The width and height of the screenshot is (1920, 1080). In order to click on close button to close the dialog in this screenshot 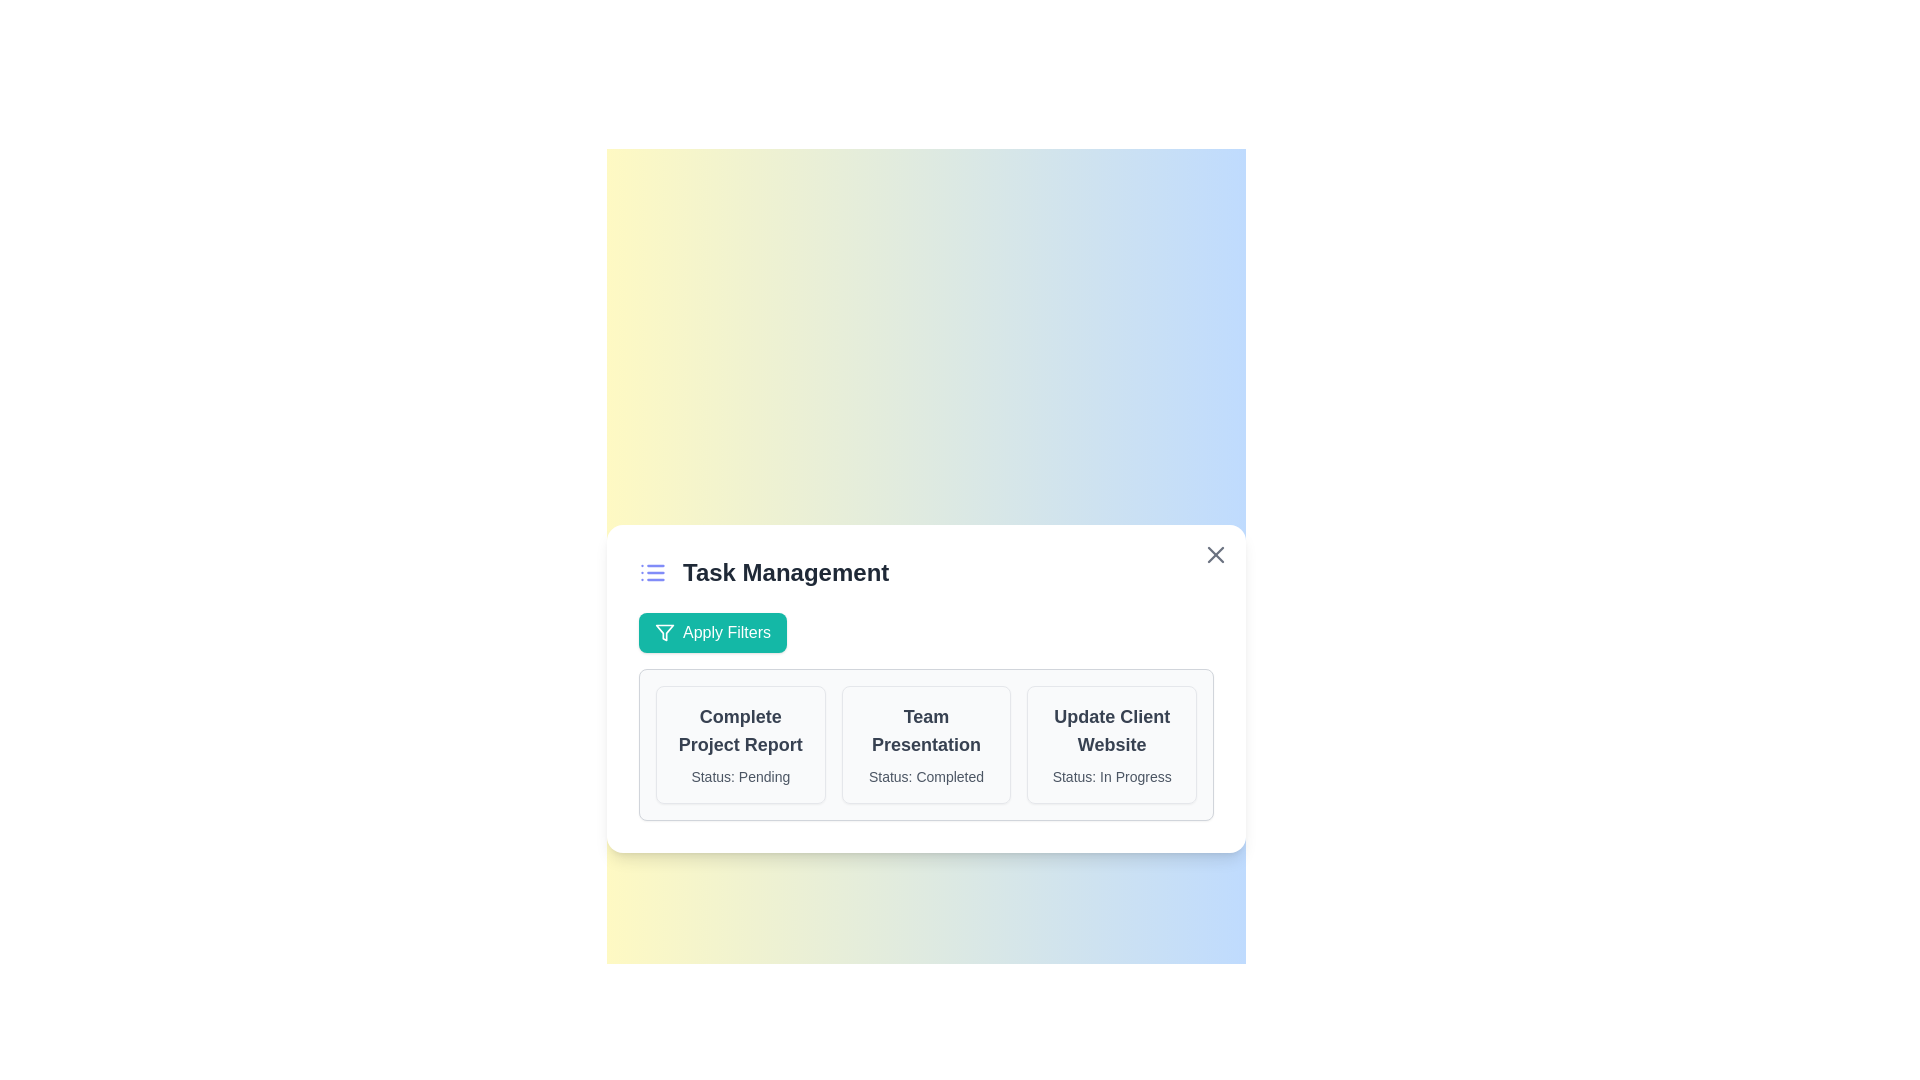, I will do `click(1214, 555)`.